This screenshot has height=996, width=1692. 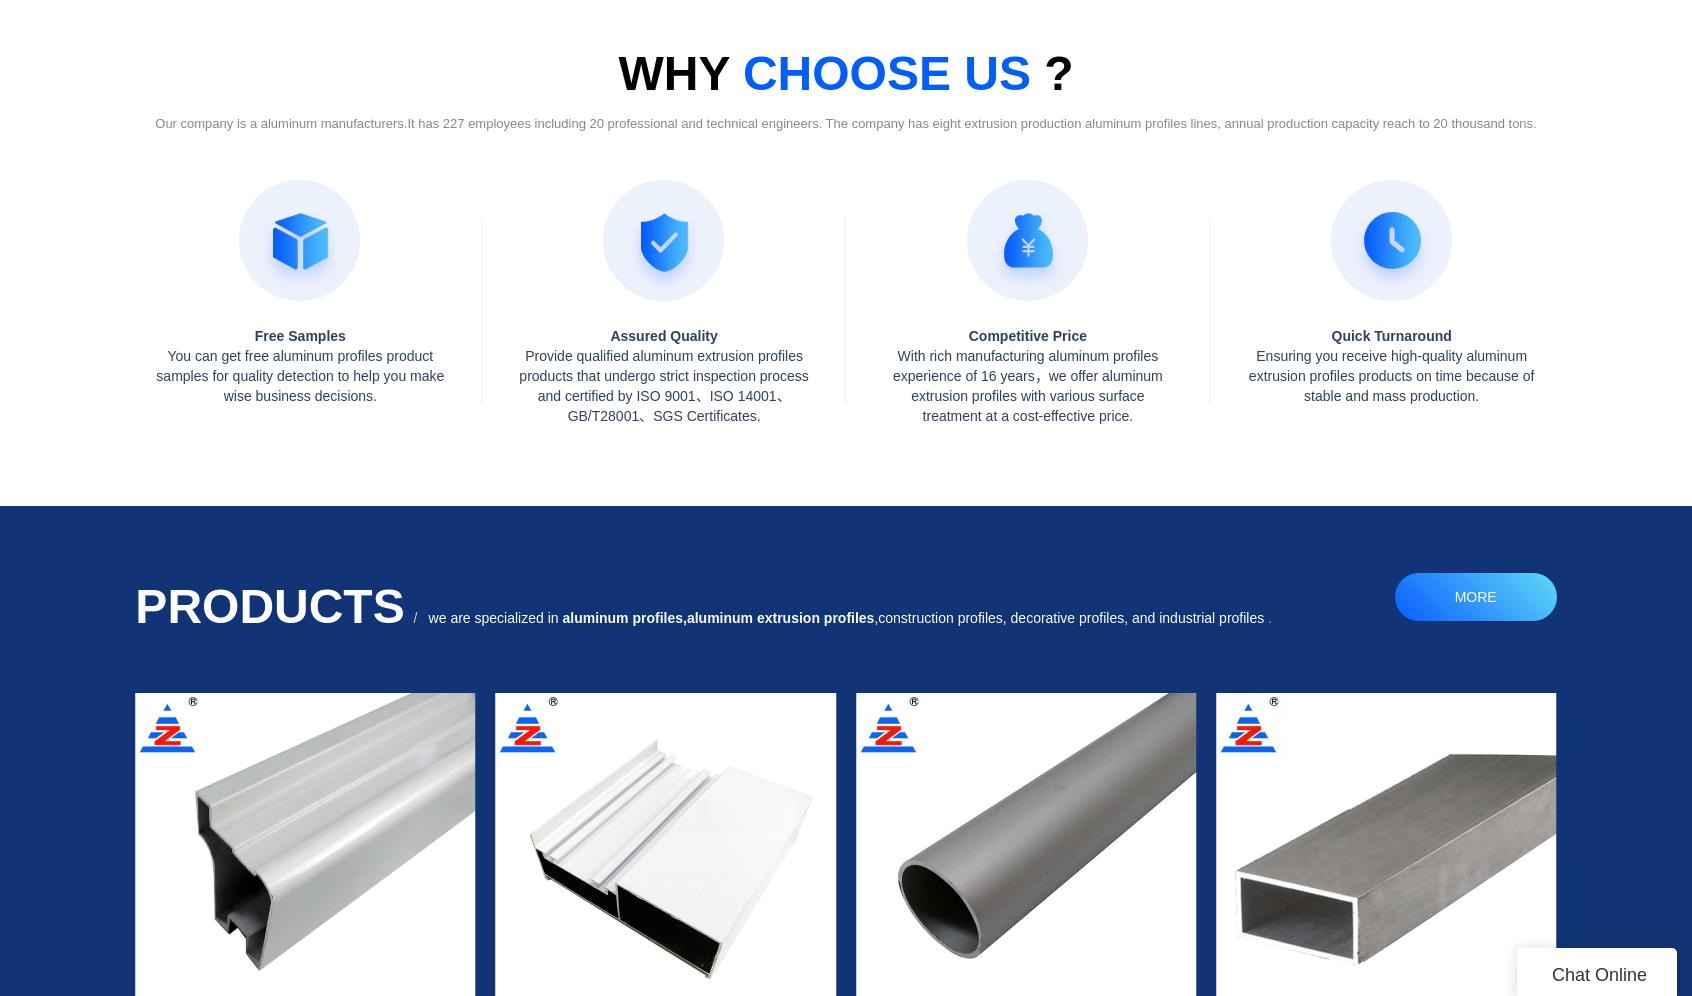 What do you see at coordinates (155, 374) in the screenshot?
I see `'You can get free aluminum profiles product samples for quality detection to help you make wise business decisions.'` at bounding box center [155, 374].